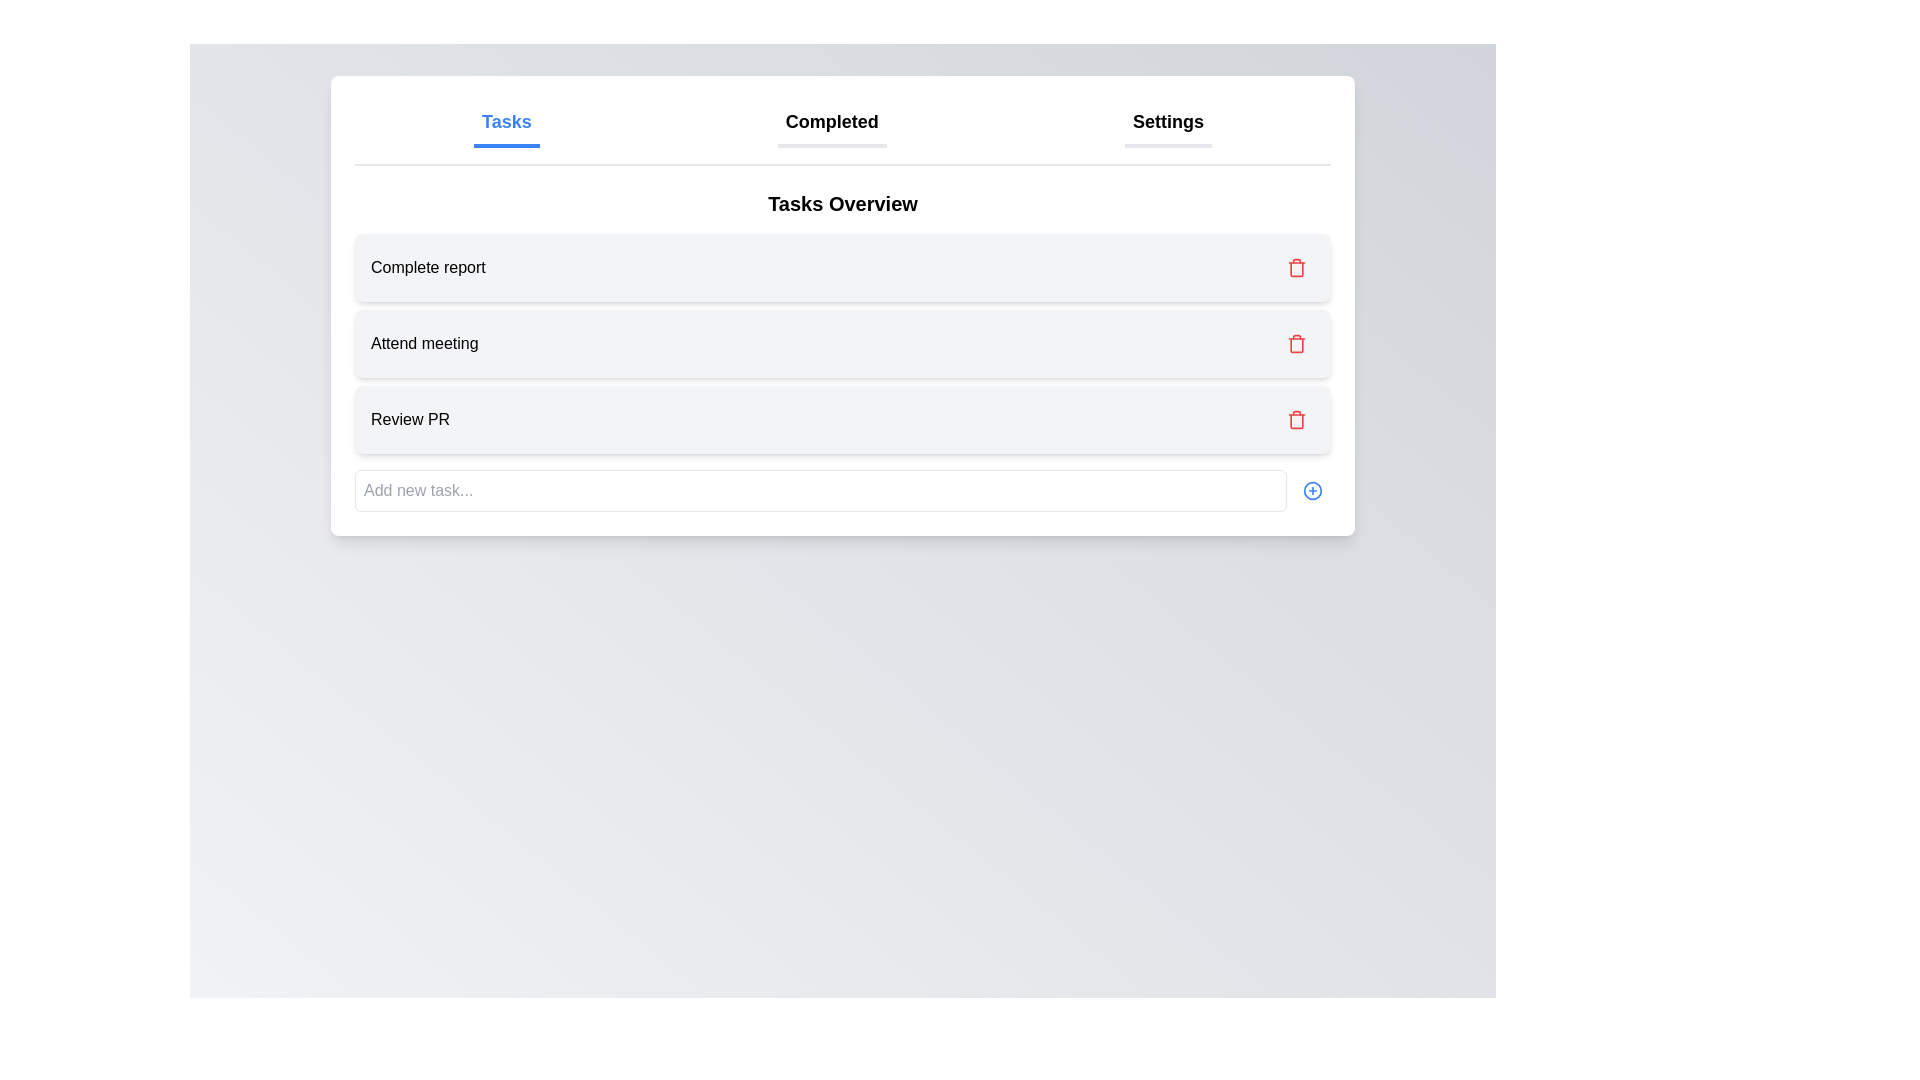 Image resolution: width=1920 pixels, height=1080 pixels. Describe the element at coordinates (409, 419) in the screenshot. I see `the non-interactive Text label that displays the name or description of a task for review, located in the third row beneath 'Complete report' and 'Attend meeting'` at that location.